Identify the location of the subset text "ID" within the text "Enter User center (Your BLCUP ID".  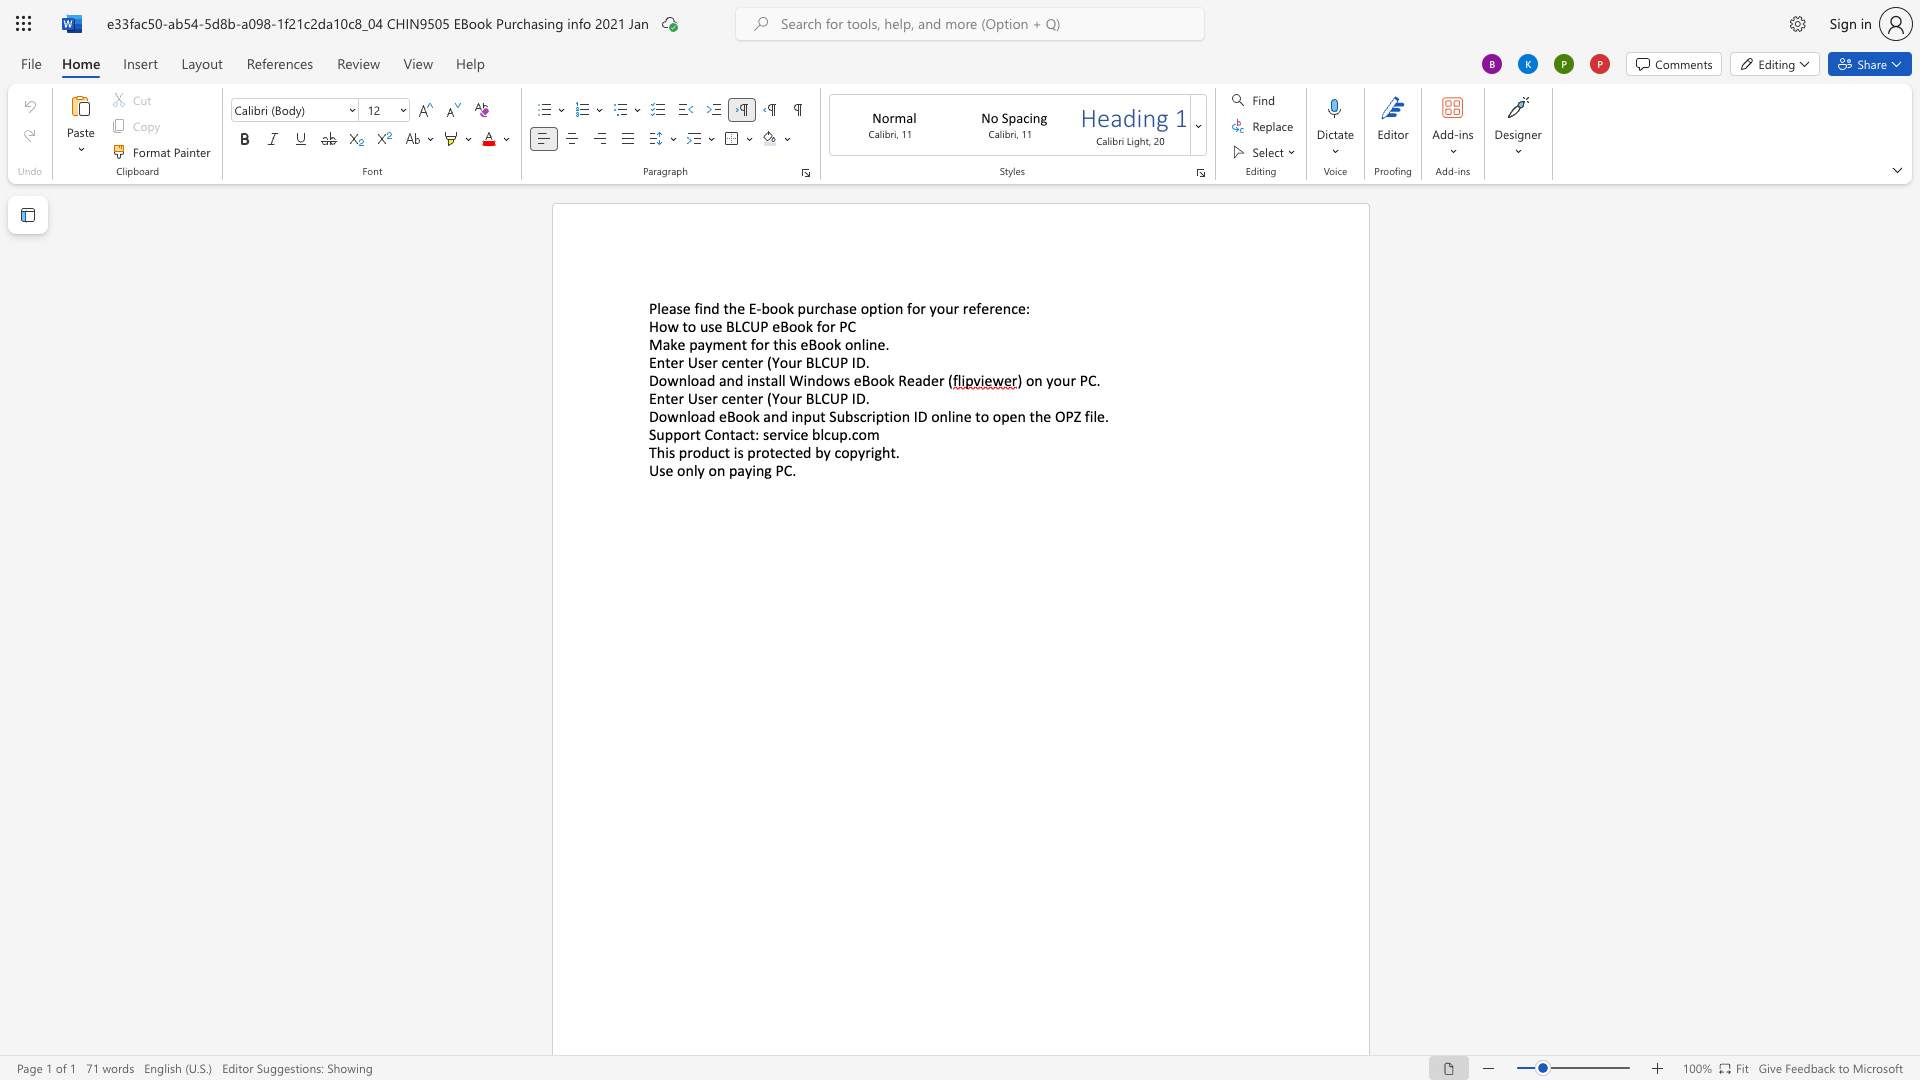
(851, 398).